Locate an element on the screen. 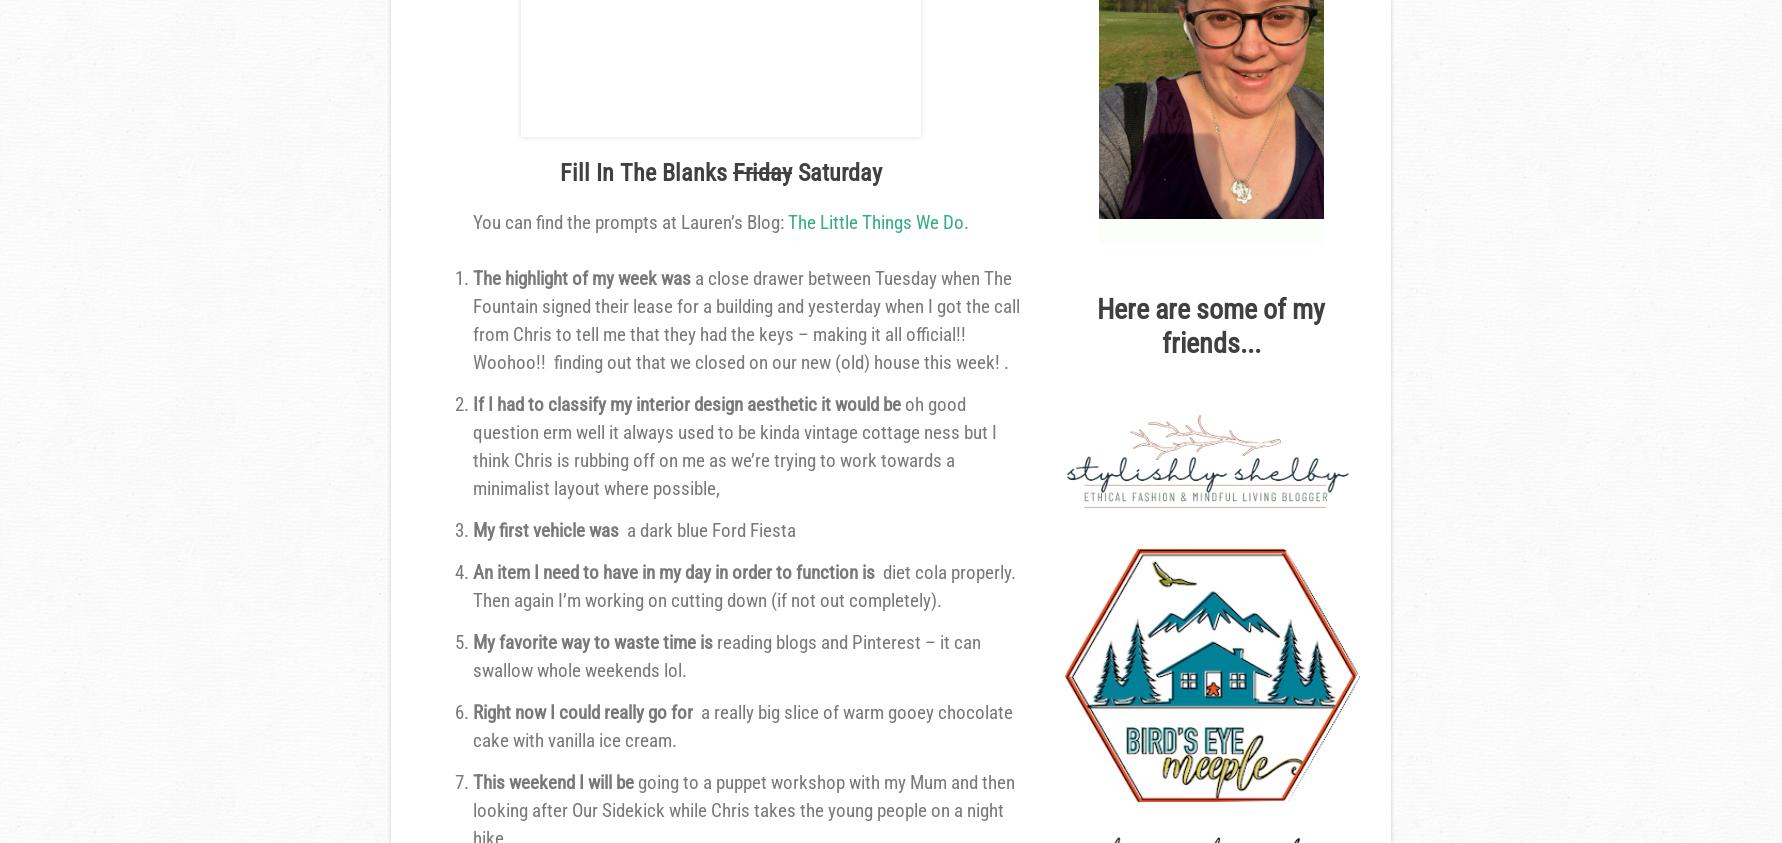 Image resolution: width=1782 pixels, height=843 pixels. 'The Little Things We Do' is located at coordinates (875, 222).